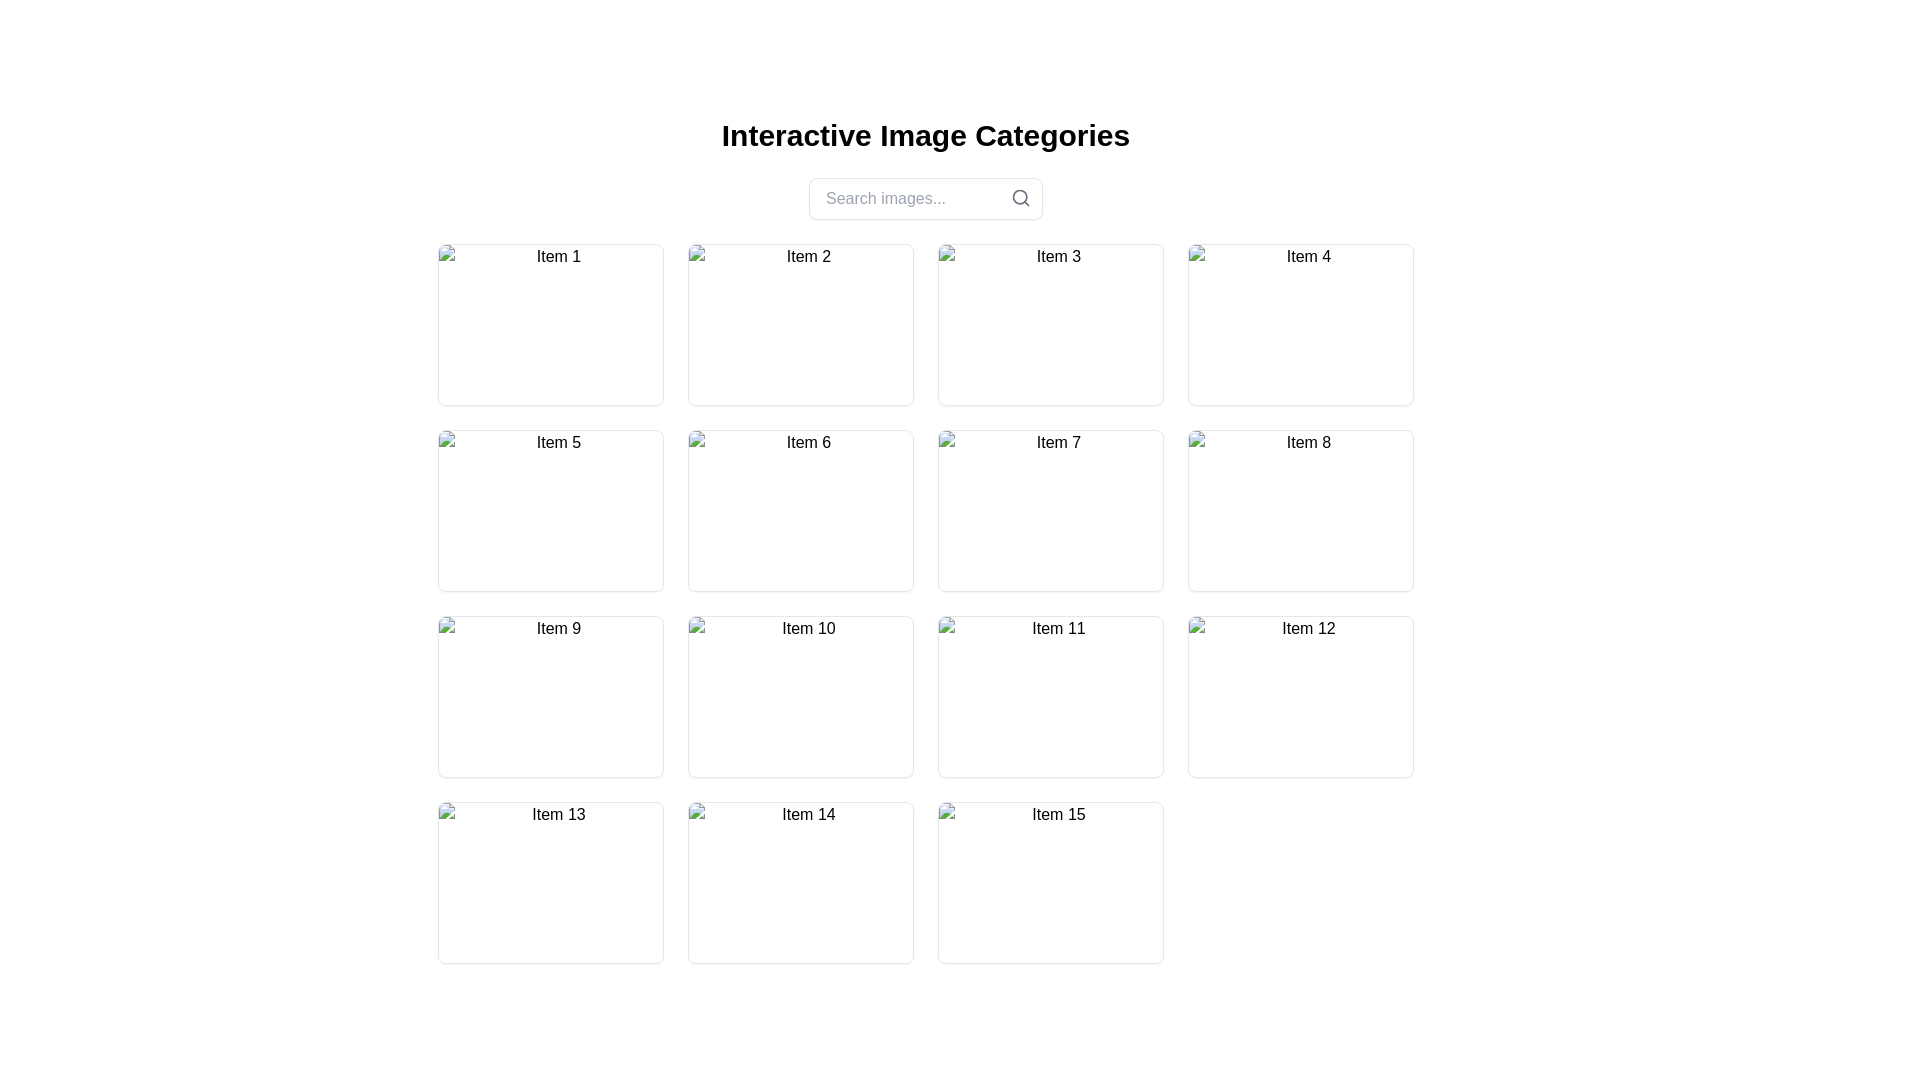 This screenshot has height=1080, width=1920. I want to click on the 'Item 9' text label located, so click(551, 685).